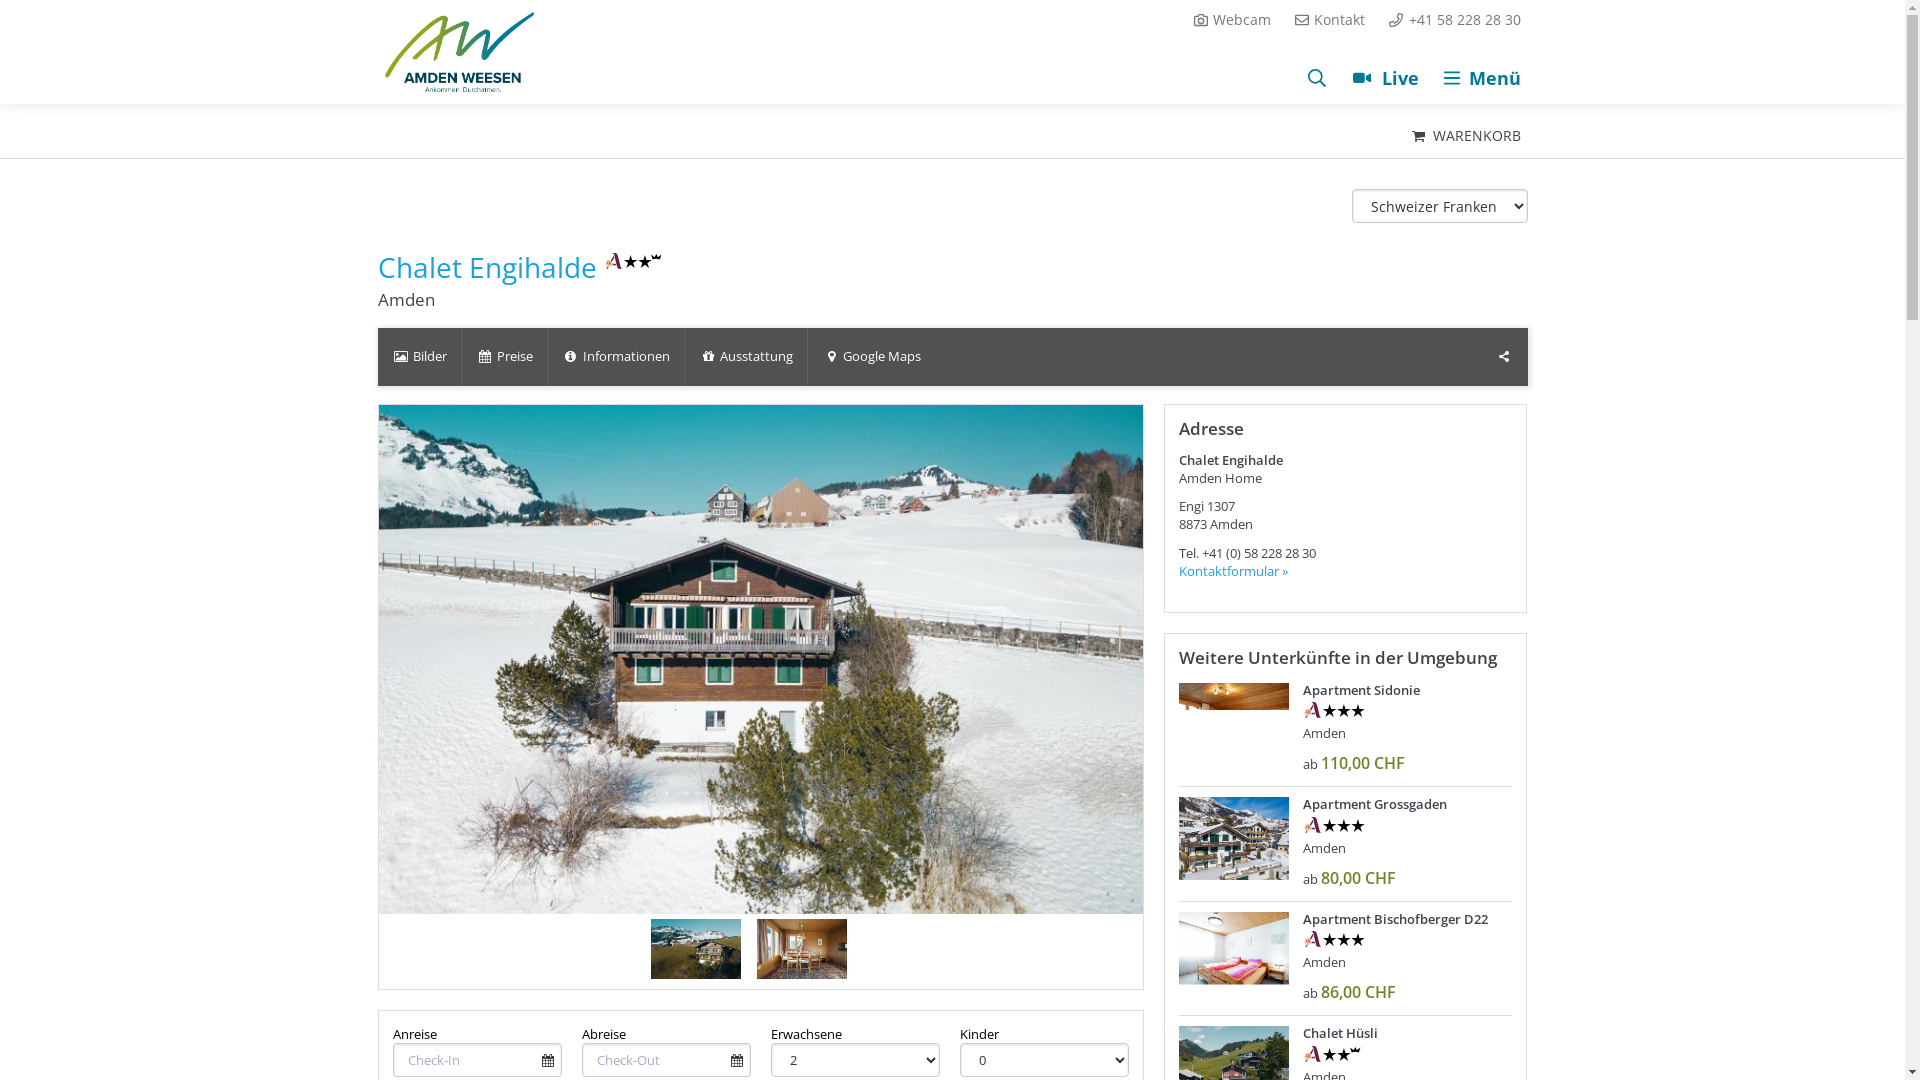  Describe the element at coordinates (1200, 552) in the screenshot. I see `'+41 (0) 58 228 28 30'` at that location.